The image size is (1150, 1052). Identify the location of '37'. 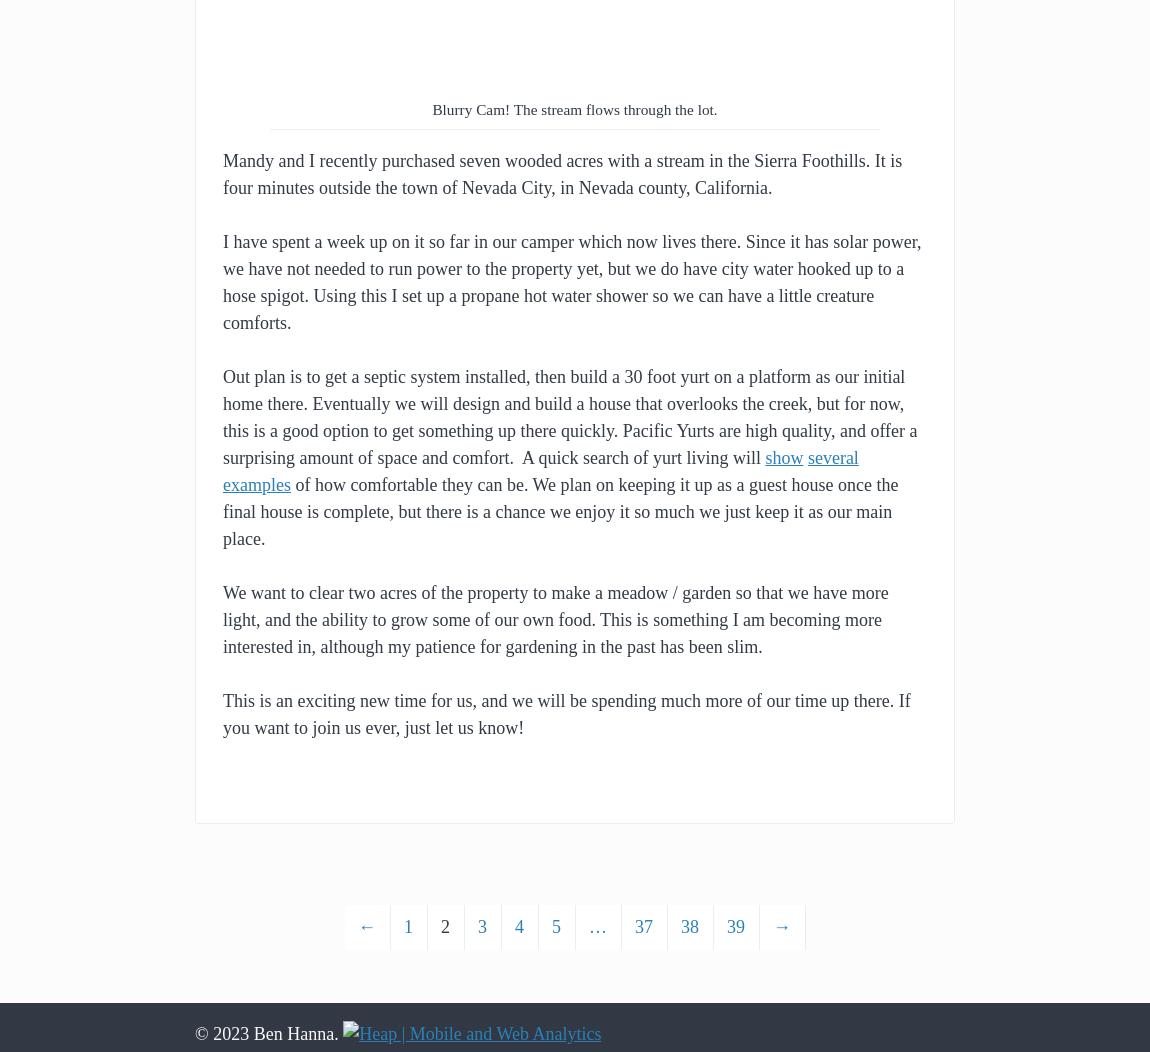
(643, 926).